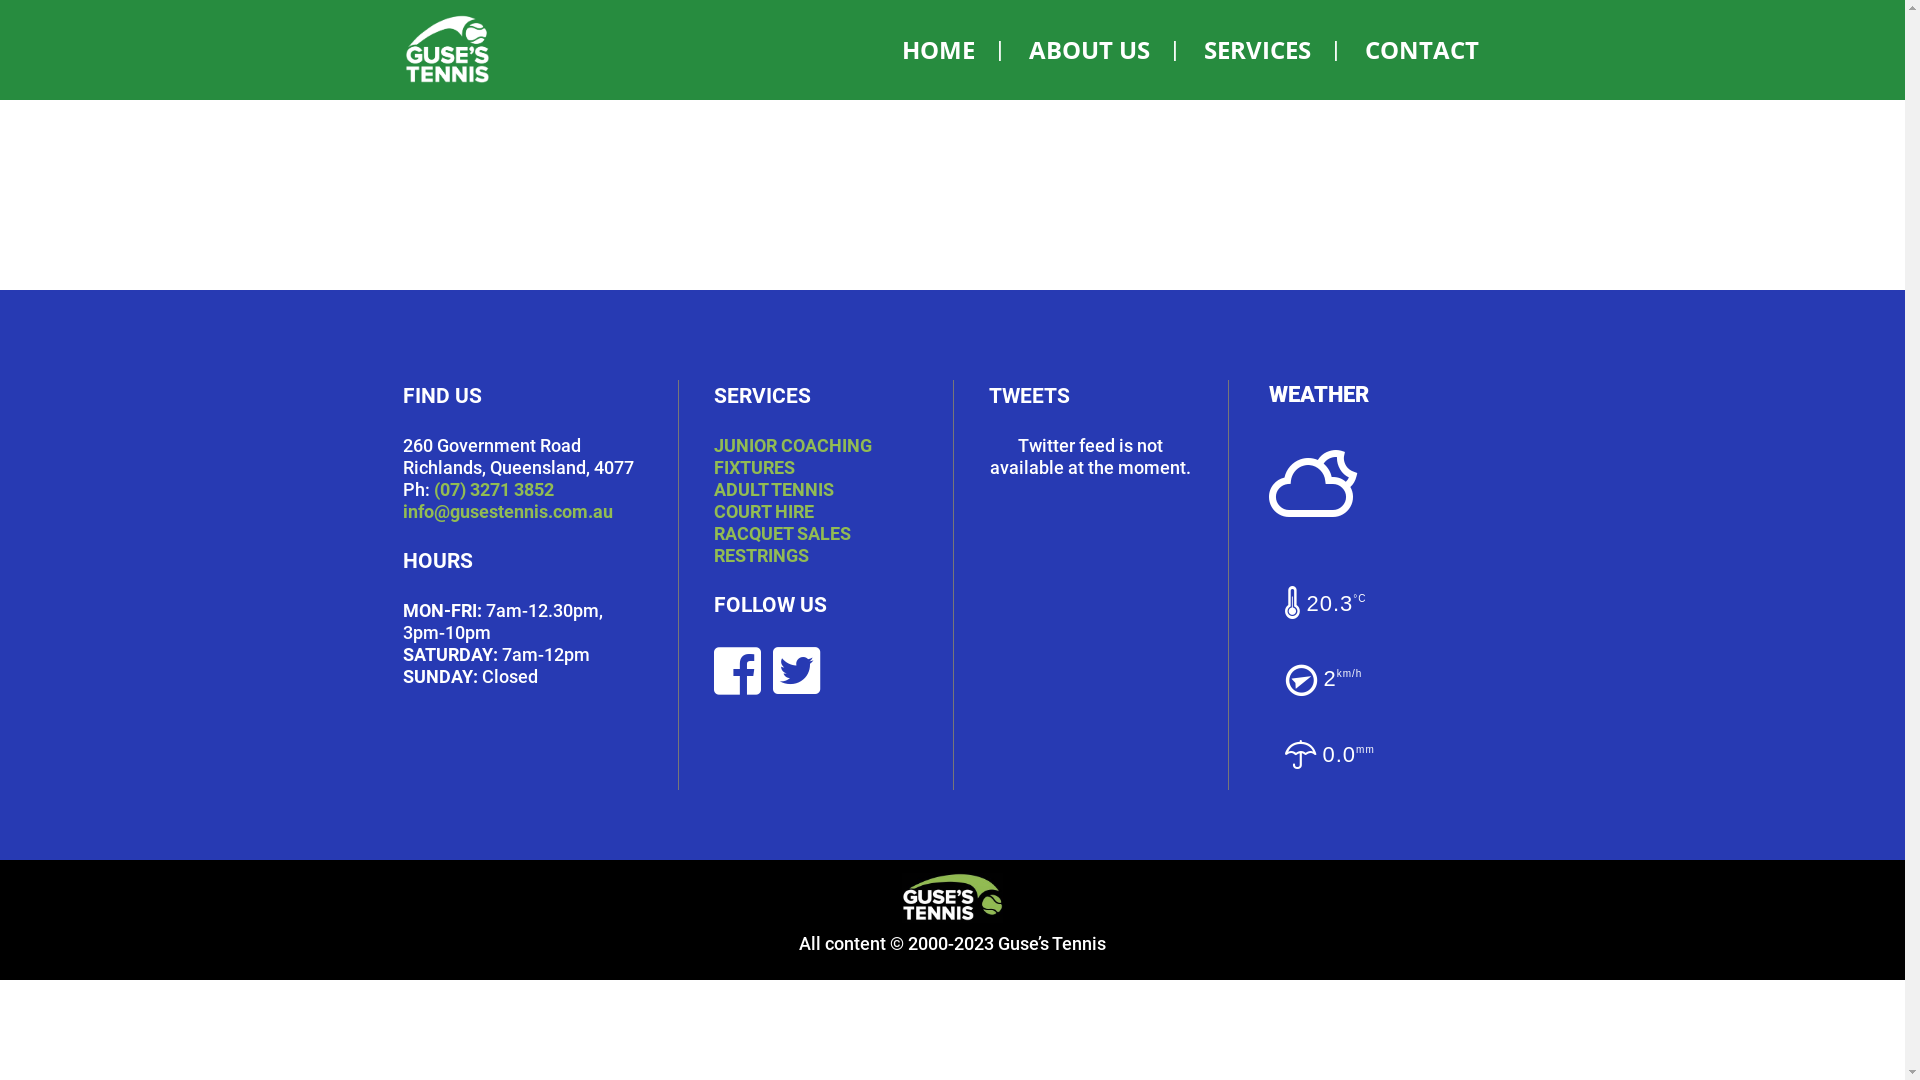 The height and width of the screenshot is (1080, 1920). Describe the element at coordinates (494, 489) in the screenshot. I see `'(07) 3271 3852'` at that location.